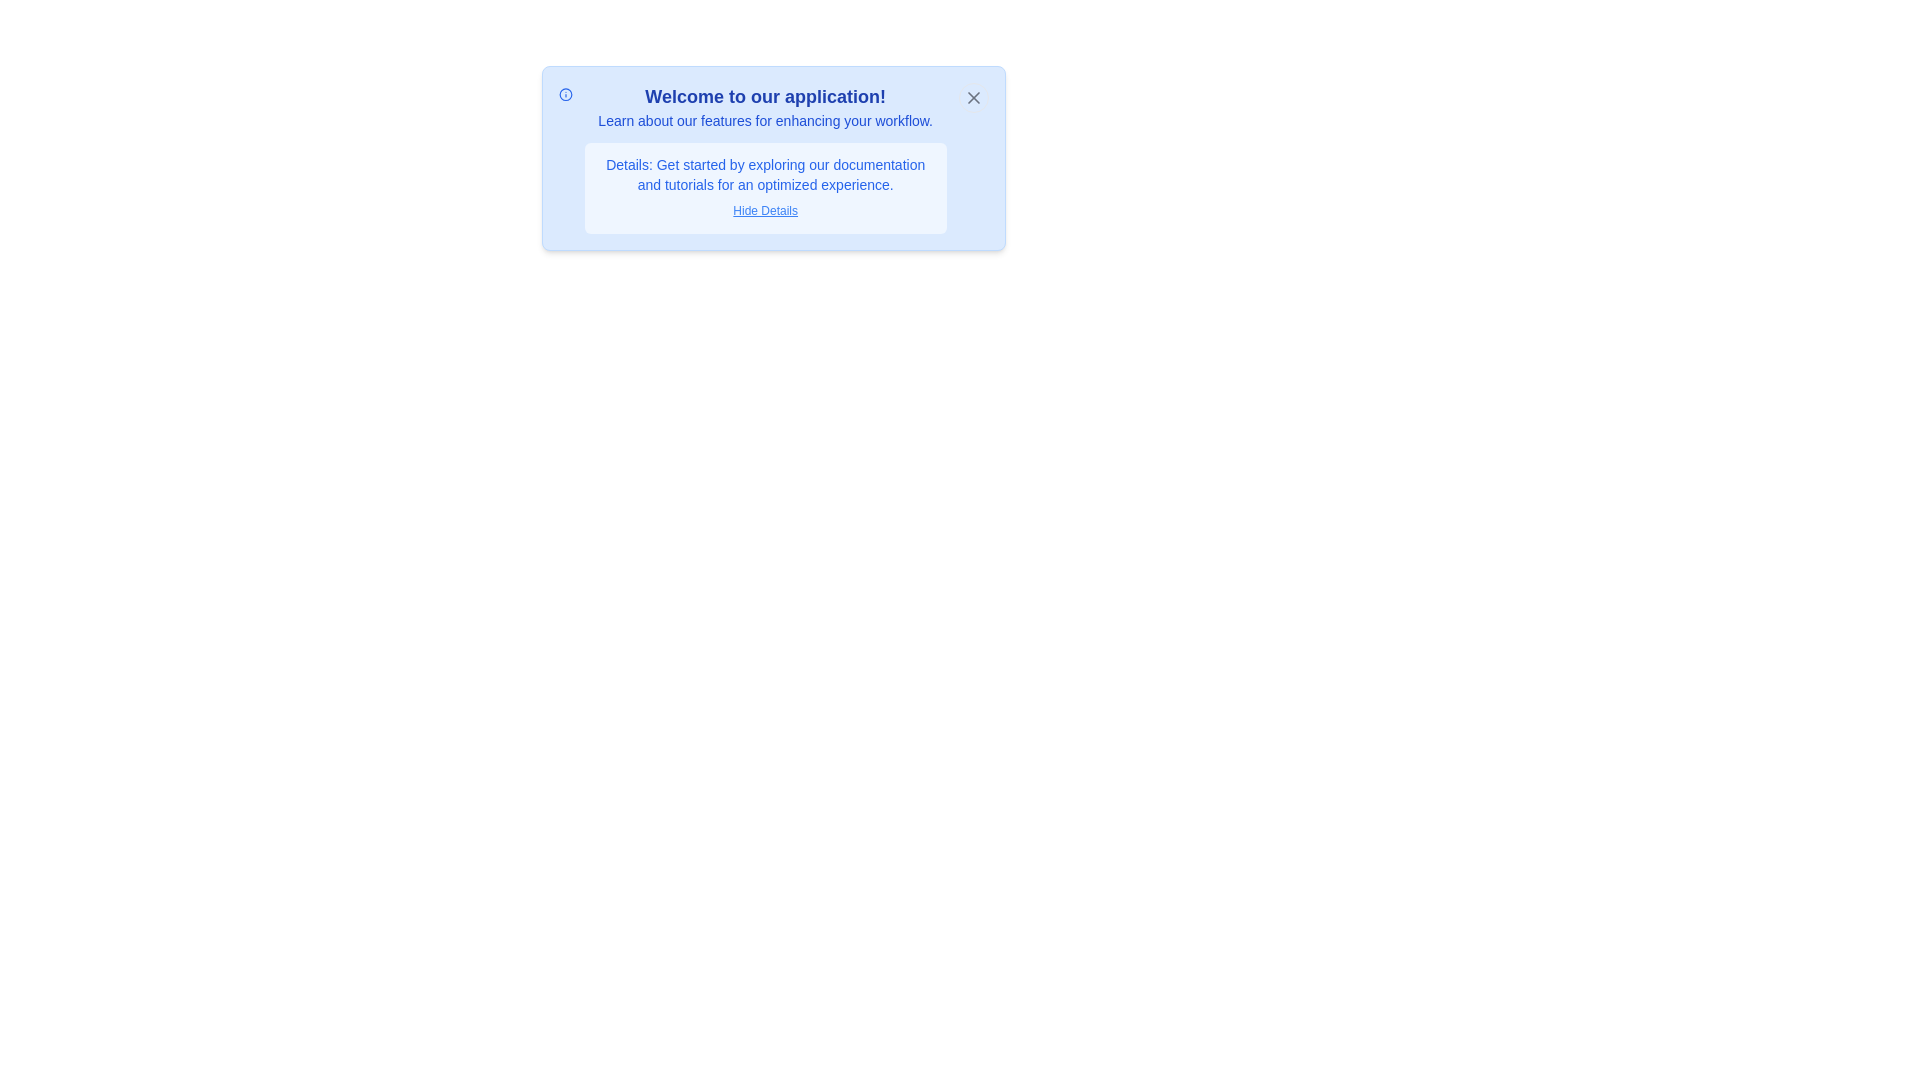  Describe the element at coordinates (564, 95) in the screenshot. I see `the alert icon to inspect it` at that location.